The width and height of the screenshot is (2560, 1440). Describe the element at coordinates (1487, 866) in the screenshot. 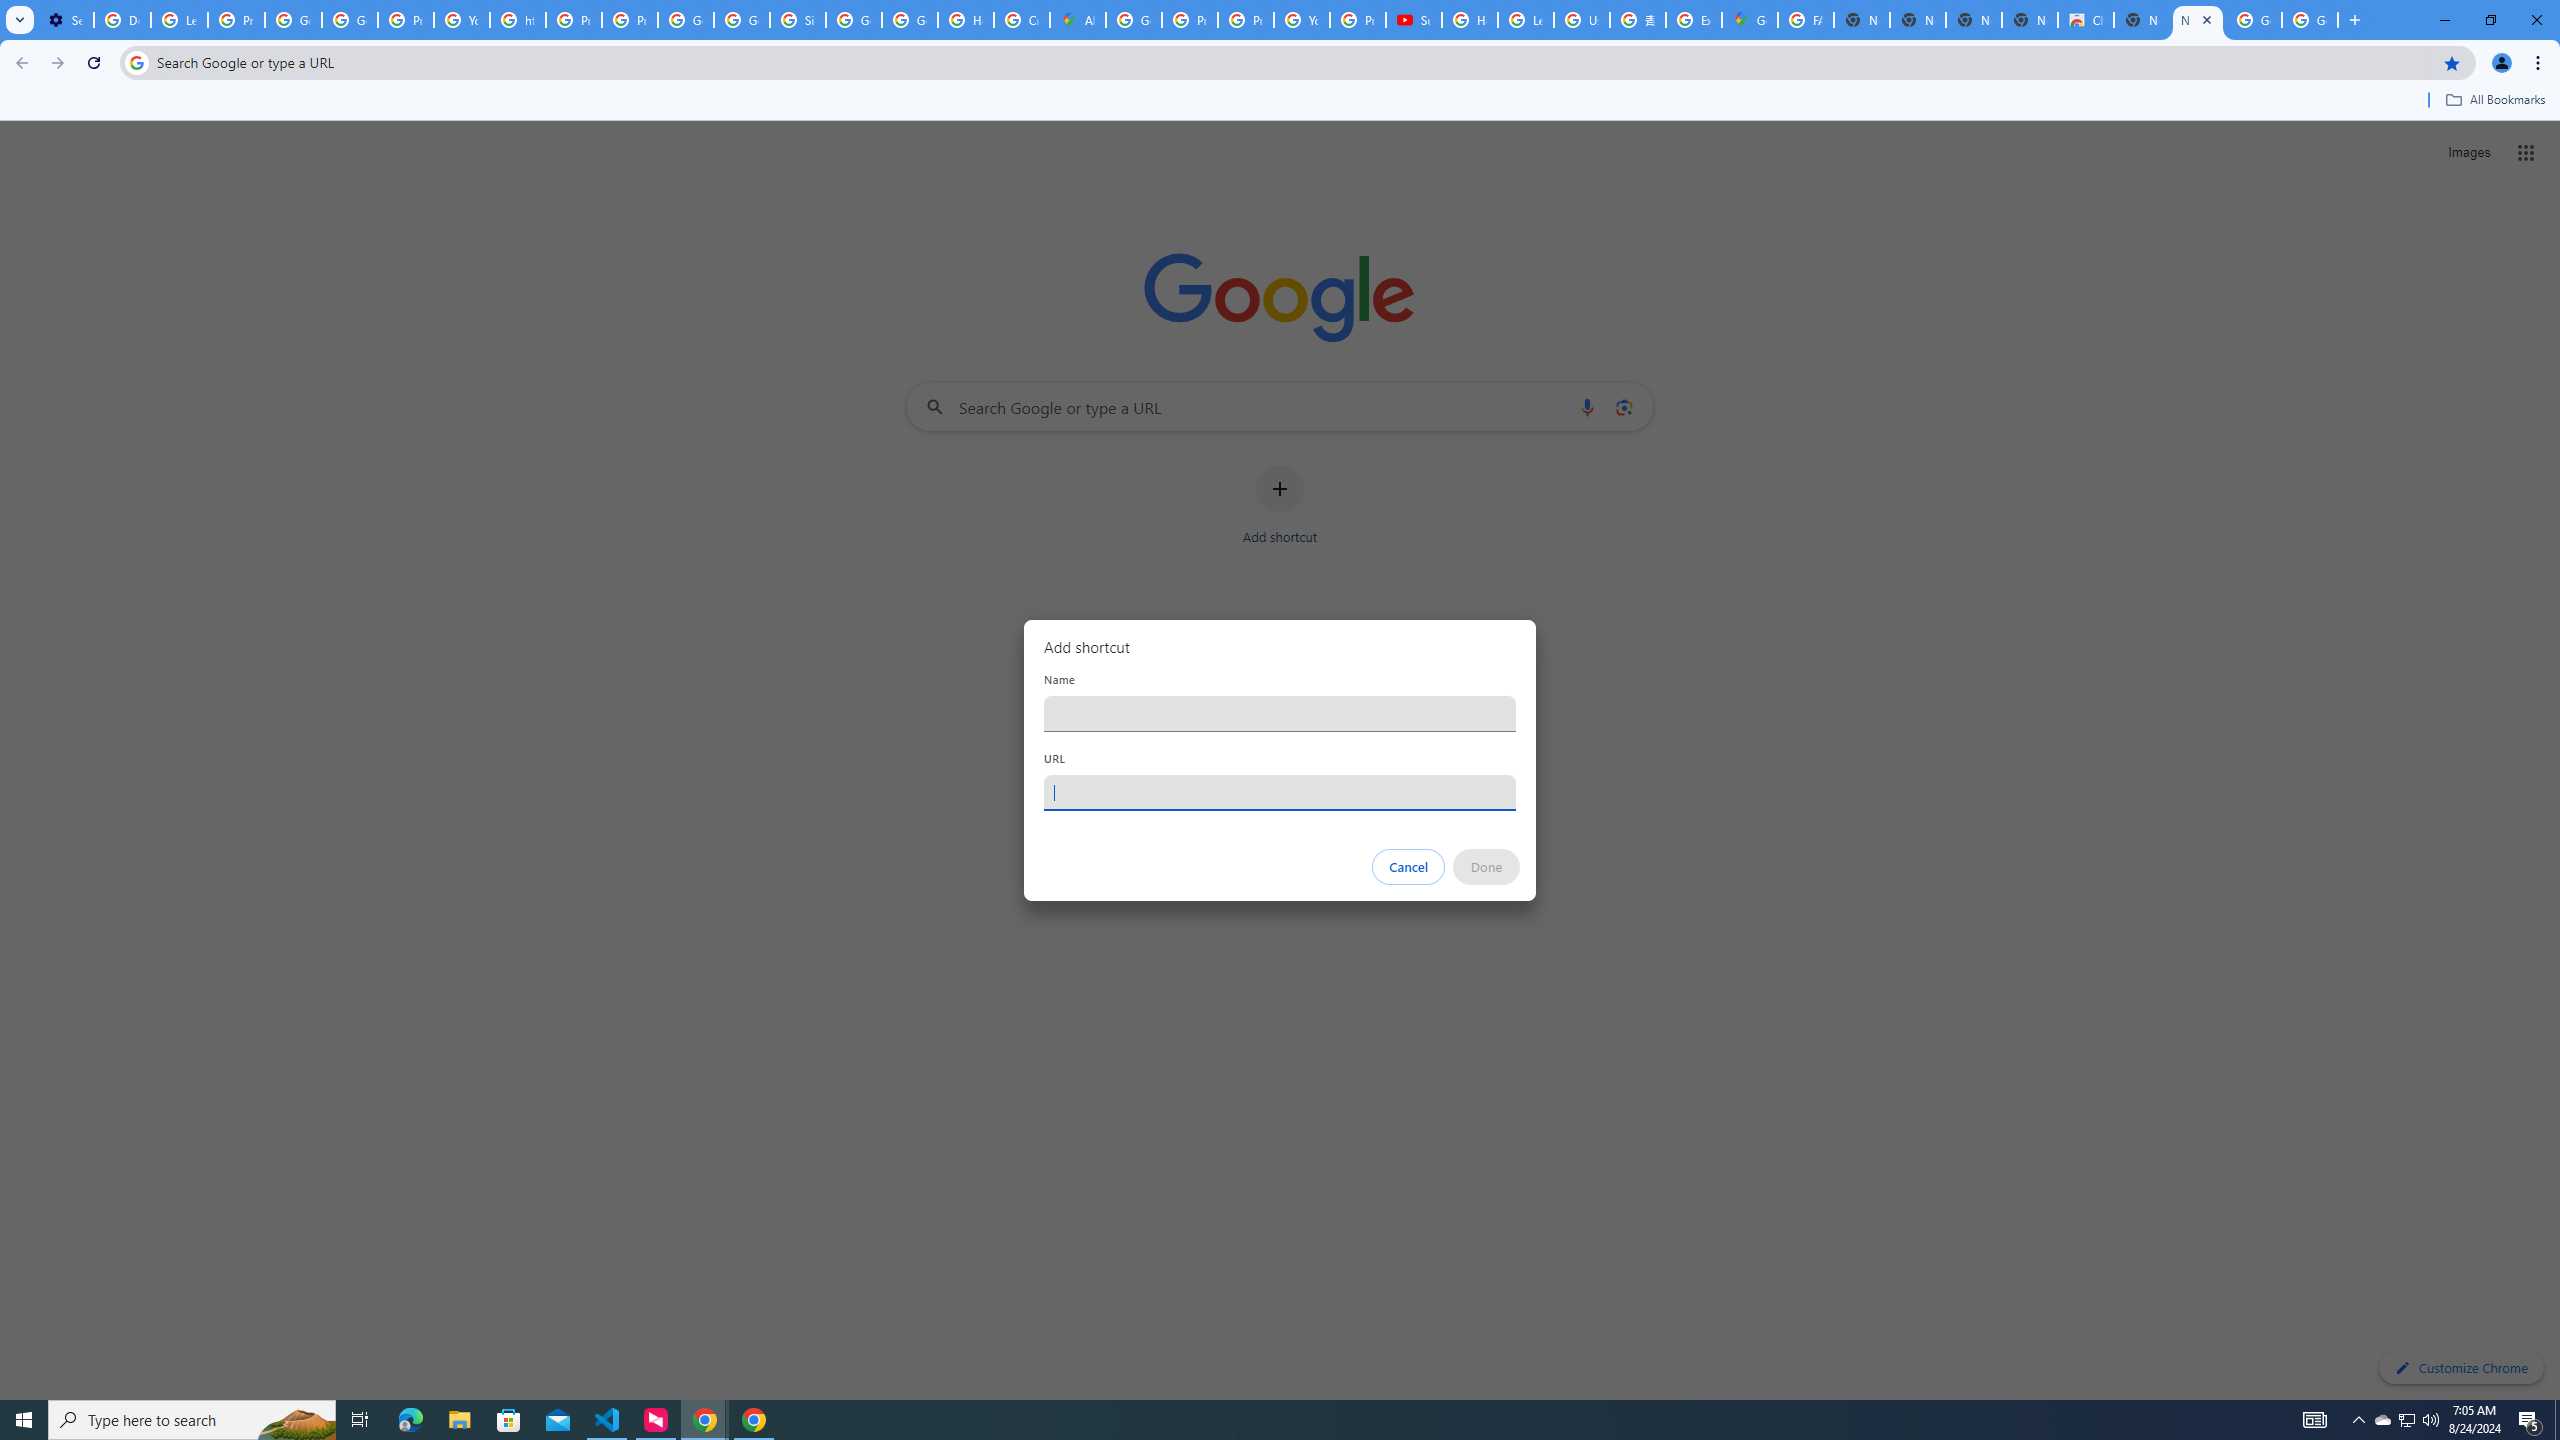

I see `'Done'` at that location.